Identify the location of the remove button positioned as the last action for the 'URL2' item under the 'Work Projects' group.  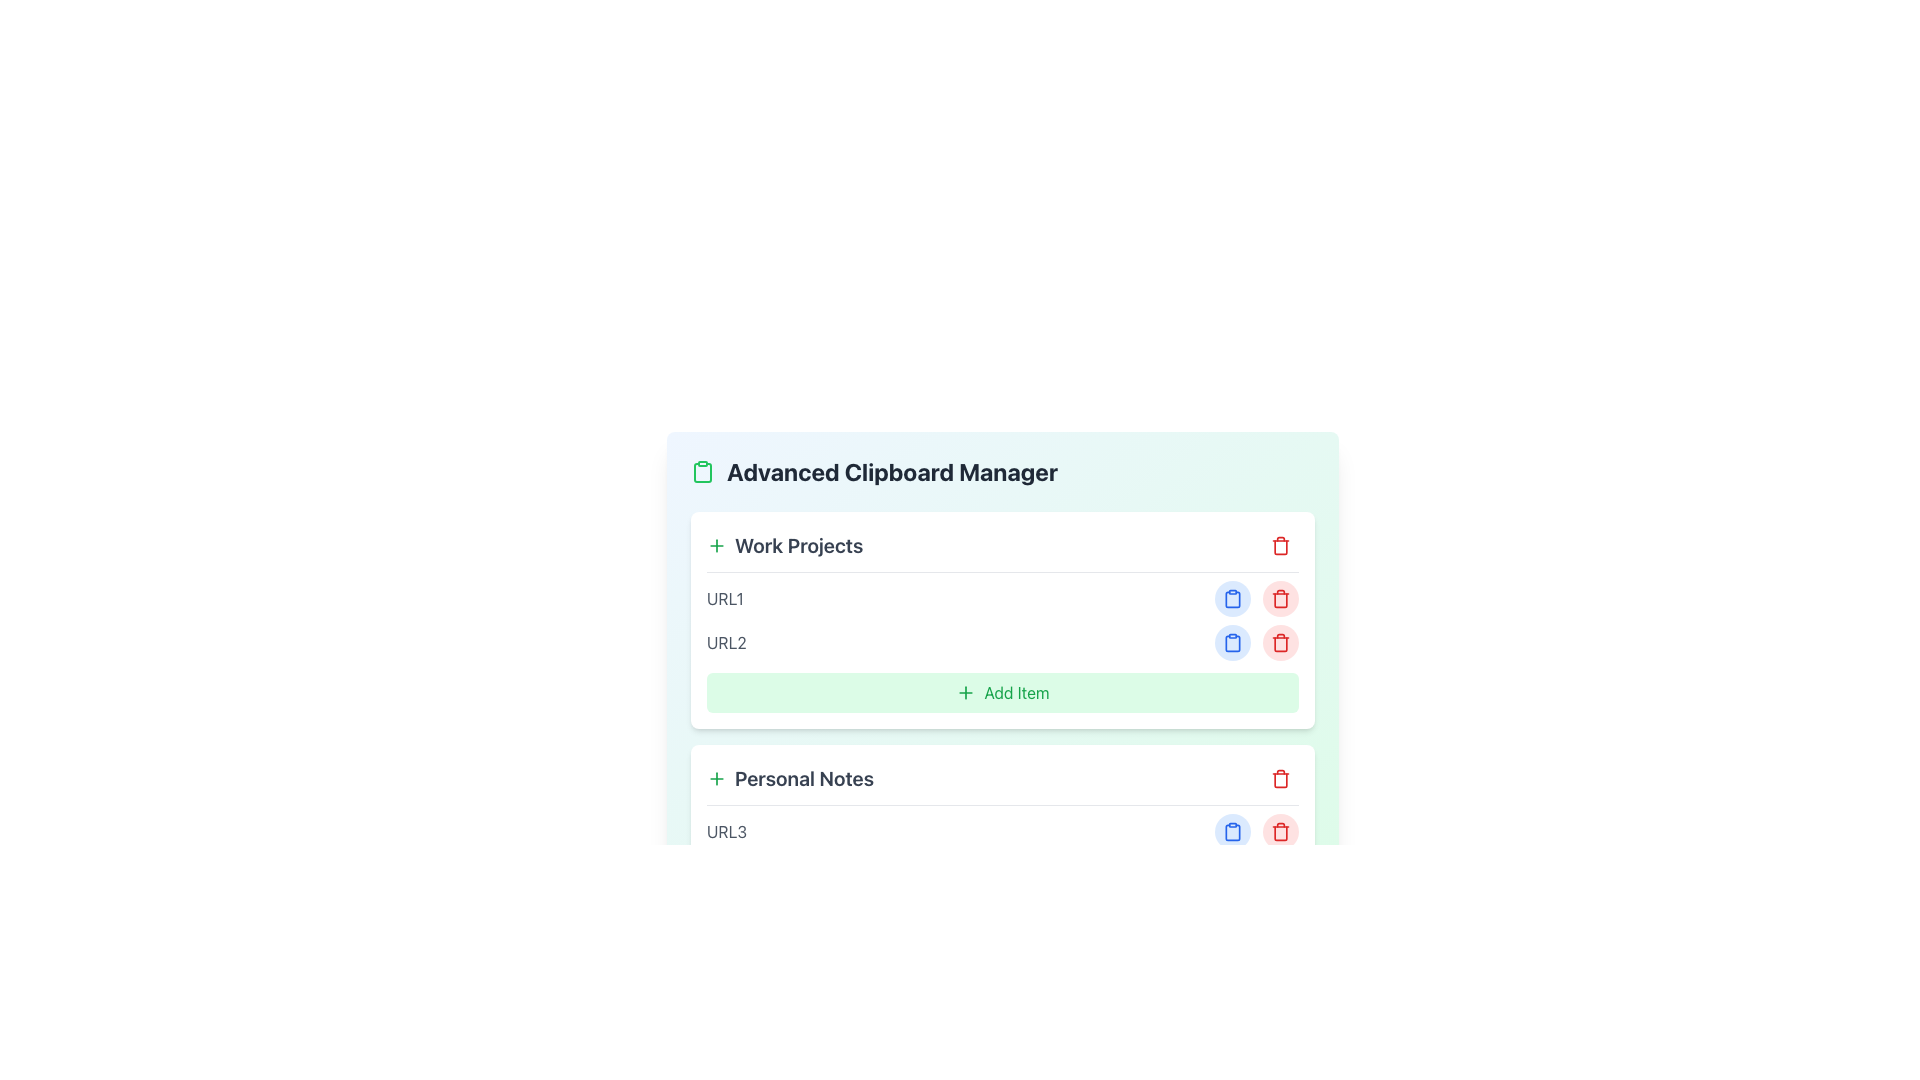
(1281, 643).